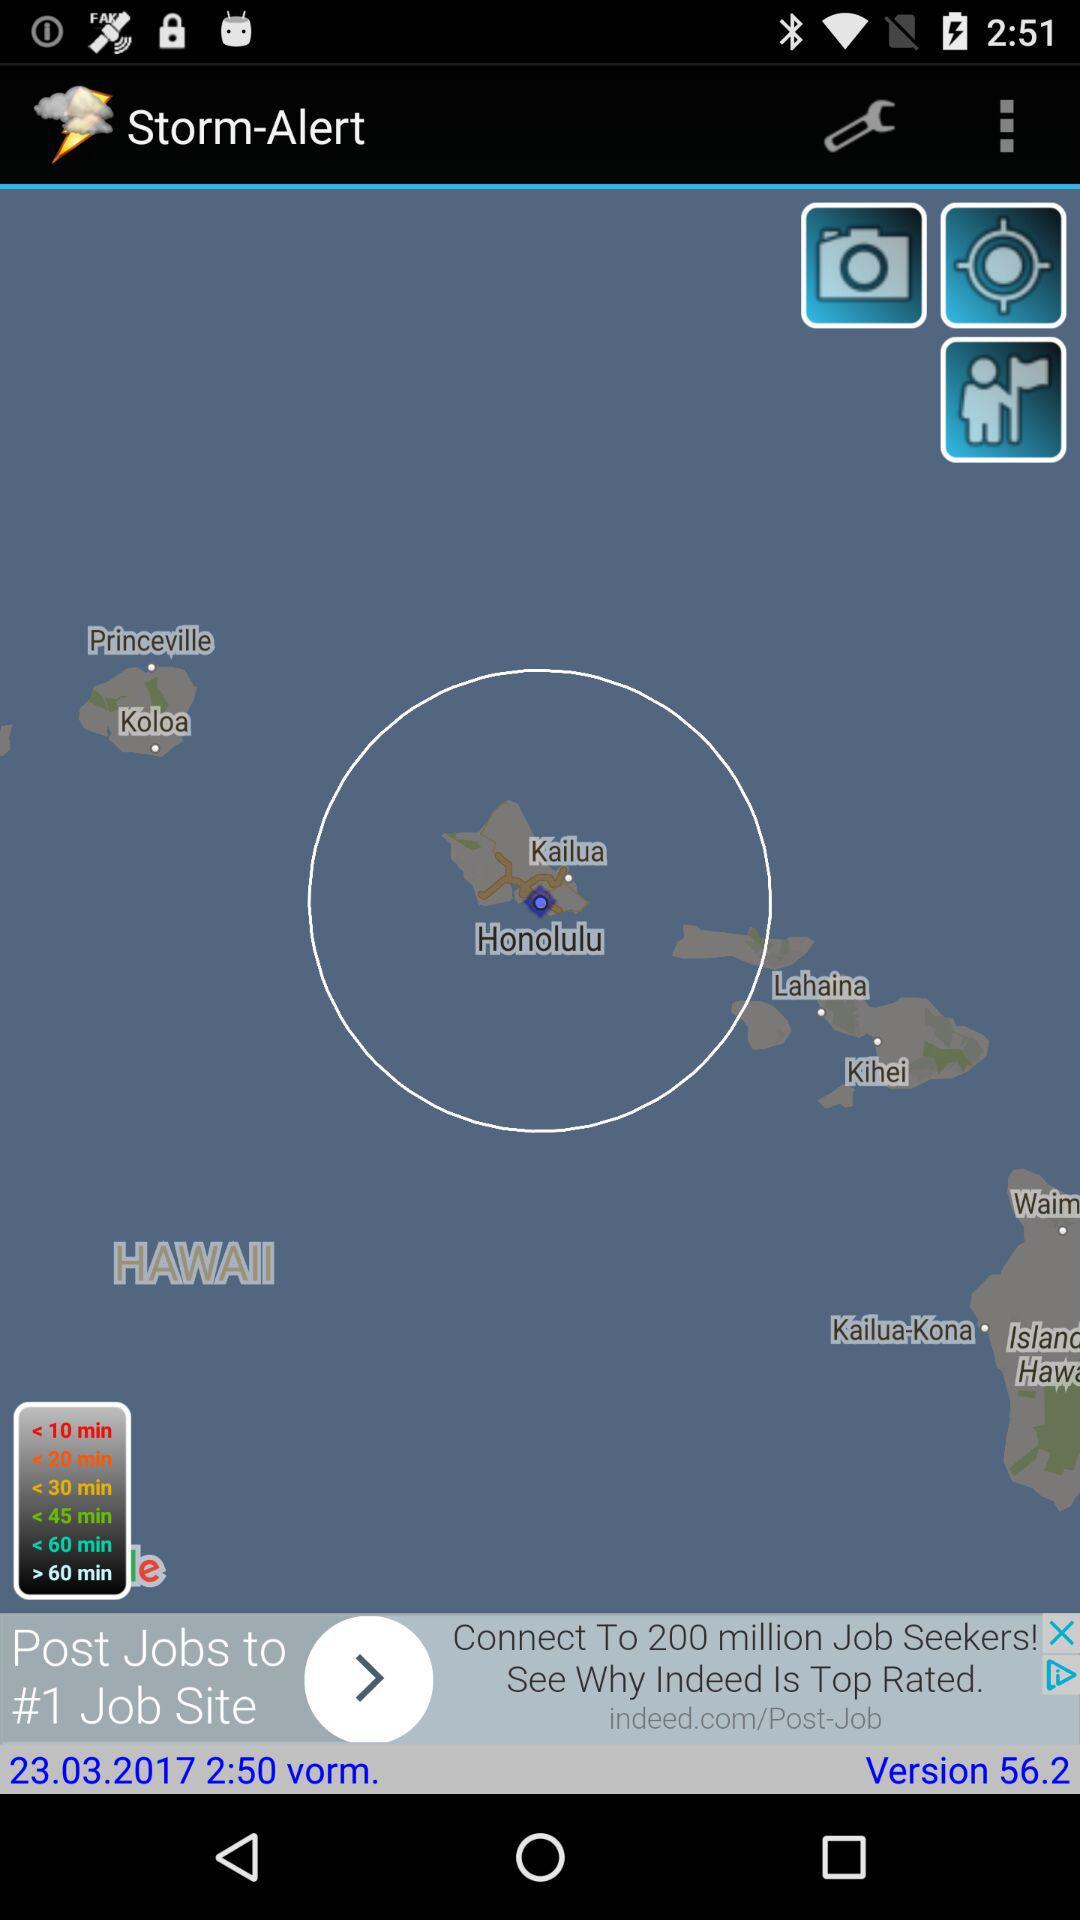 This screenshot has width=1080, height=1920. What do you see at coordinates (863, 264) in the screenshot?
I see `take photo` at bounding box center [863, 264].